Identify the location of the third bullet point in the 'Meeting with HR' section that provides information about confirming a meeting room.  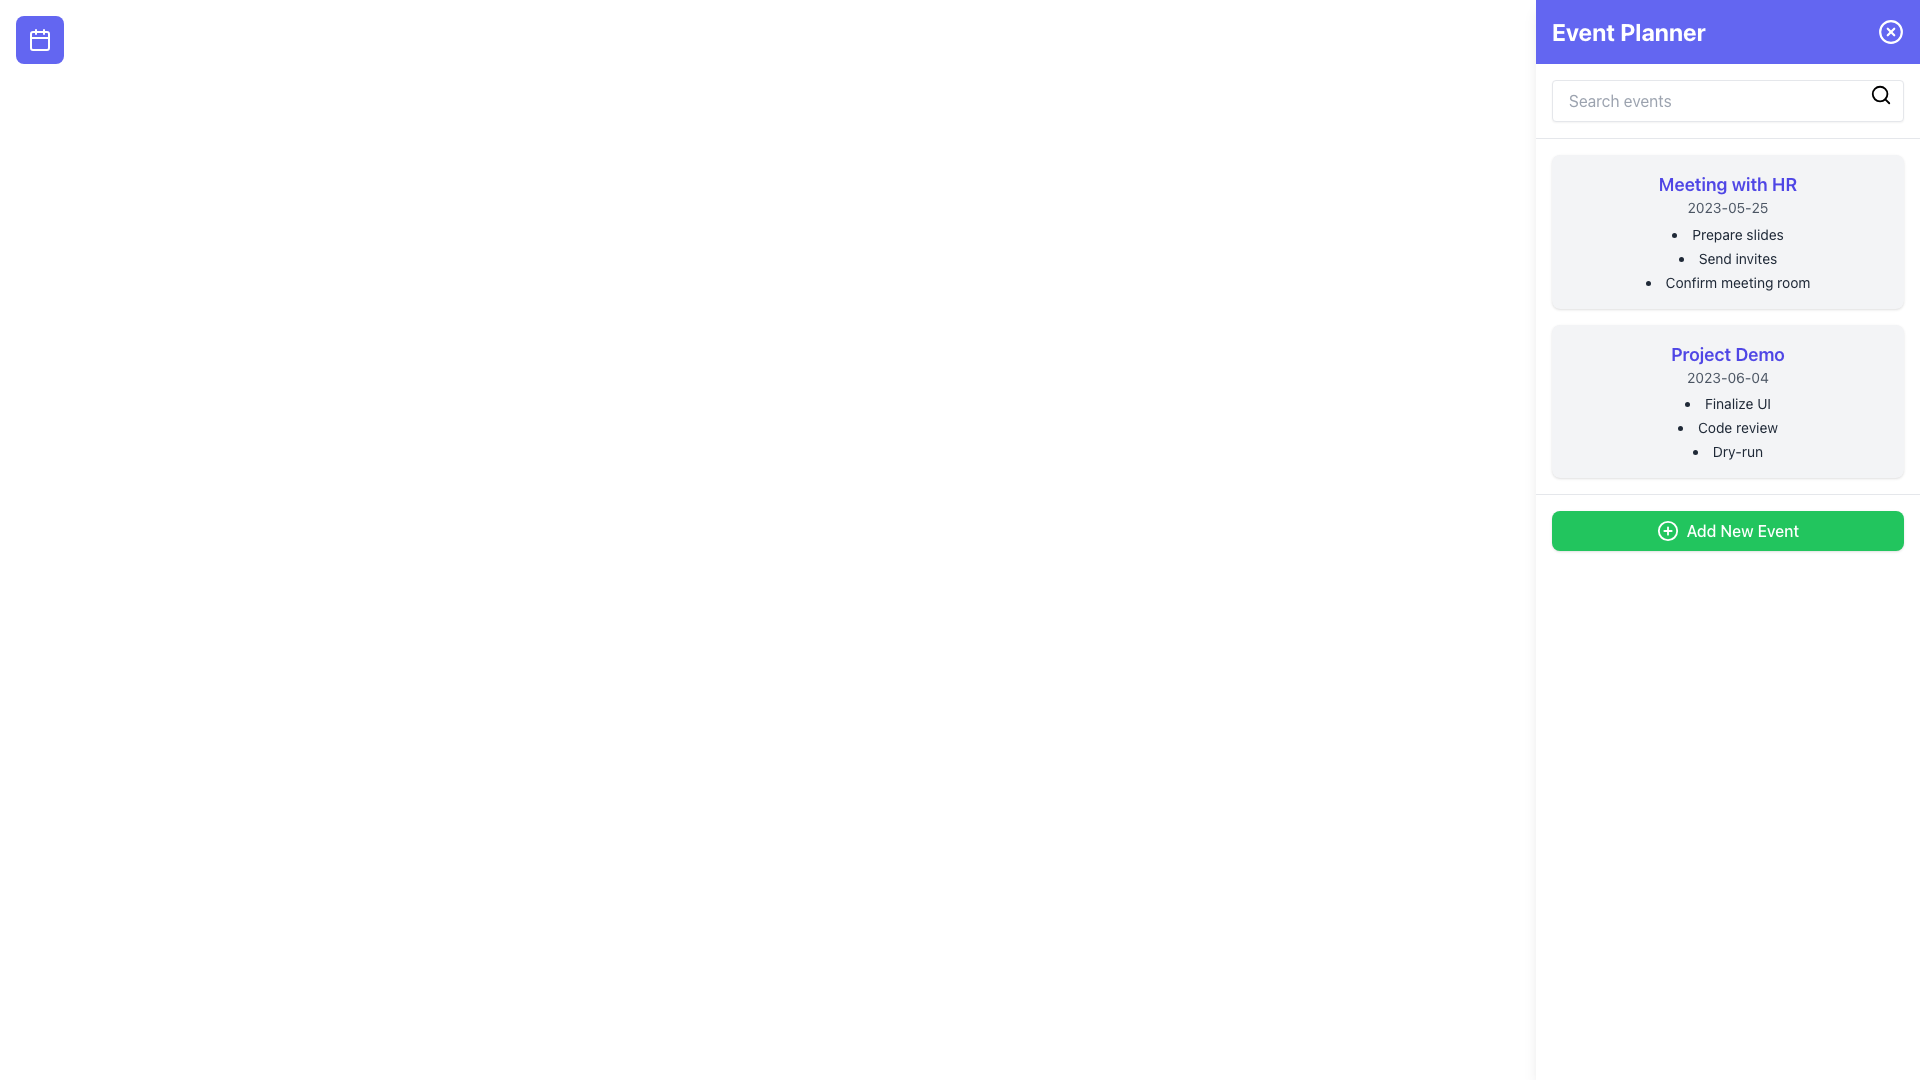
(1727, 281).